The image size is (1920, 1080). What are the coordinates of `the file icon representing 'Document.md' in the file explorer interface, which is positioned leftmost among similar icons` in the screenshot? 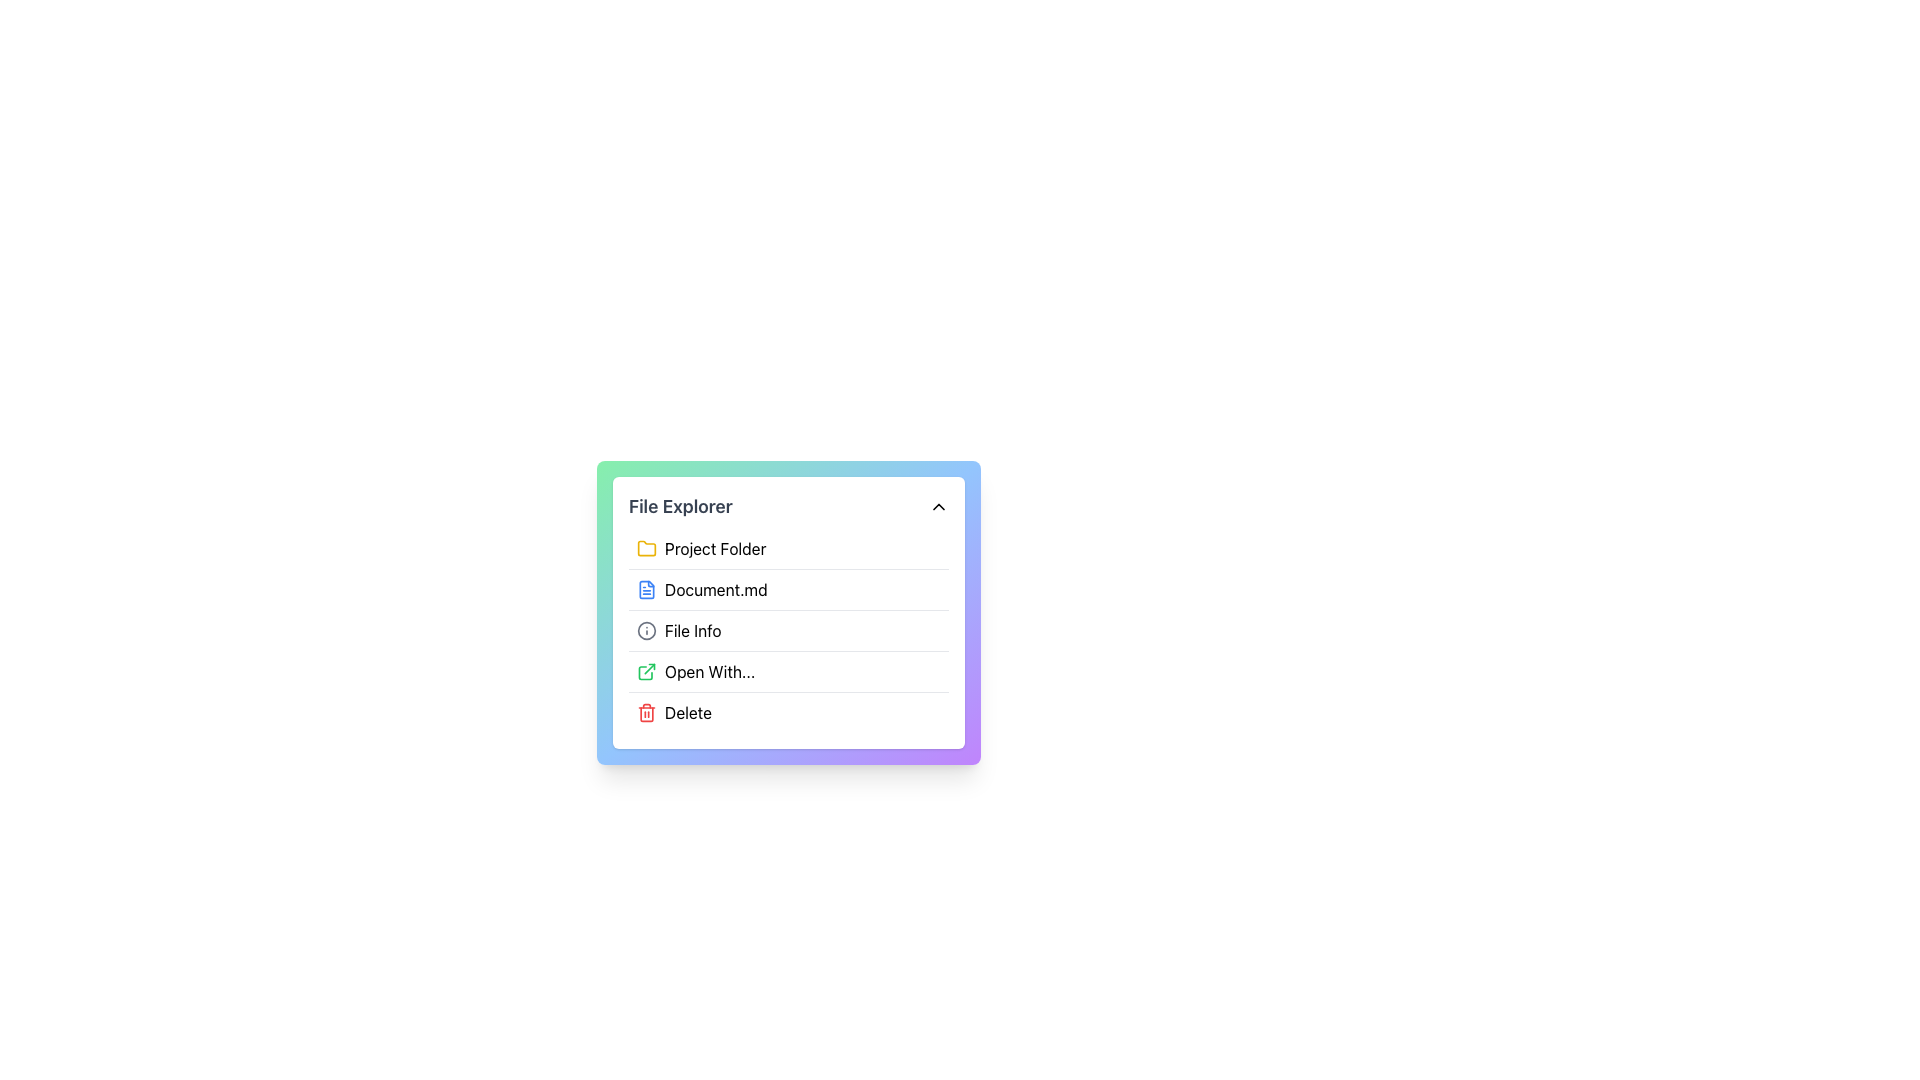 It's located at (647, 589).